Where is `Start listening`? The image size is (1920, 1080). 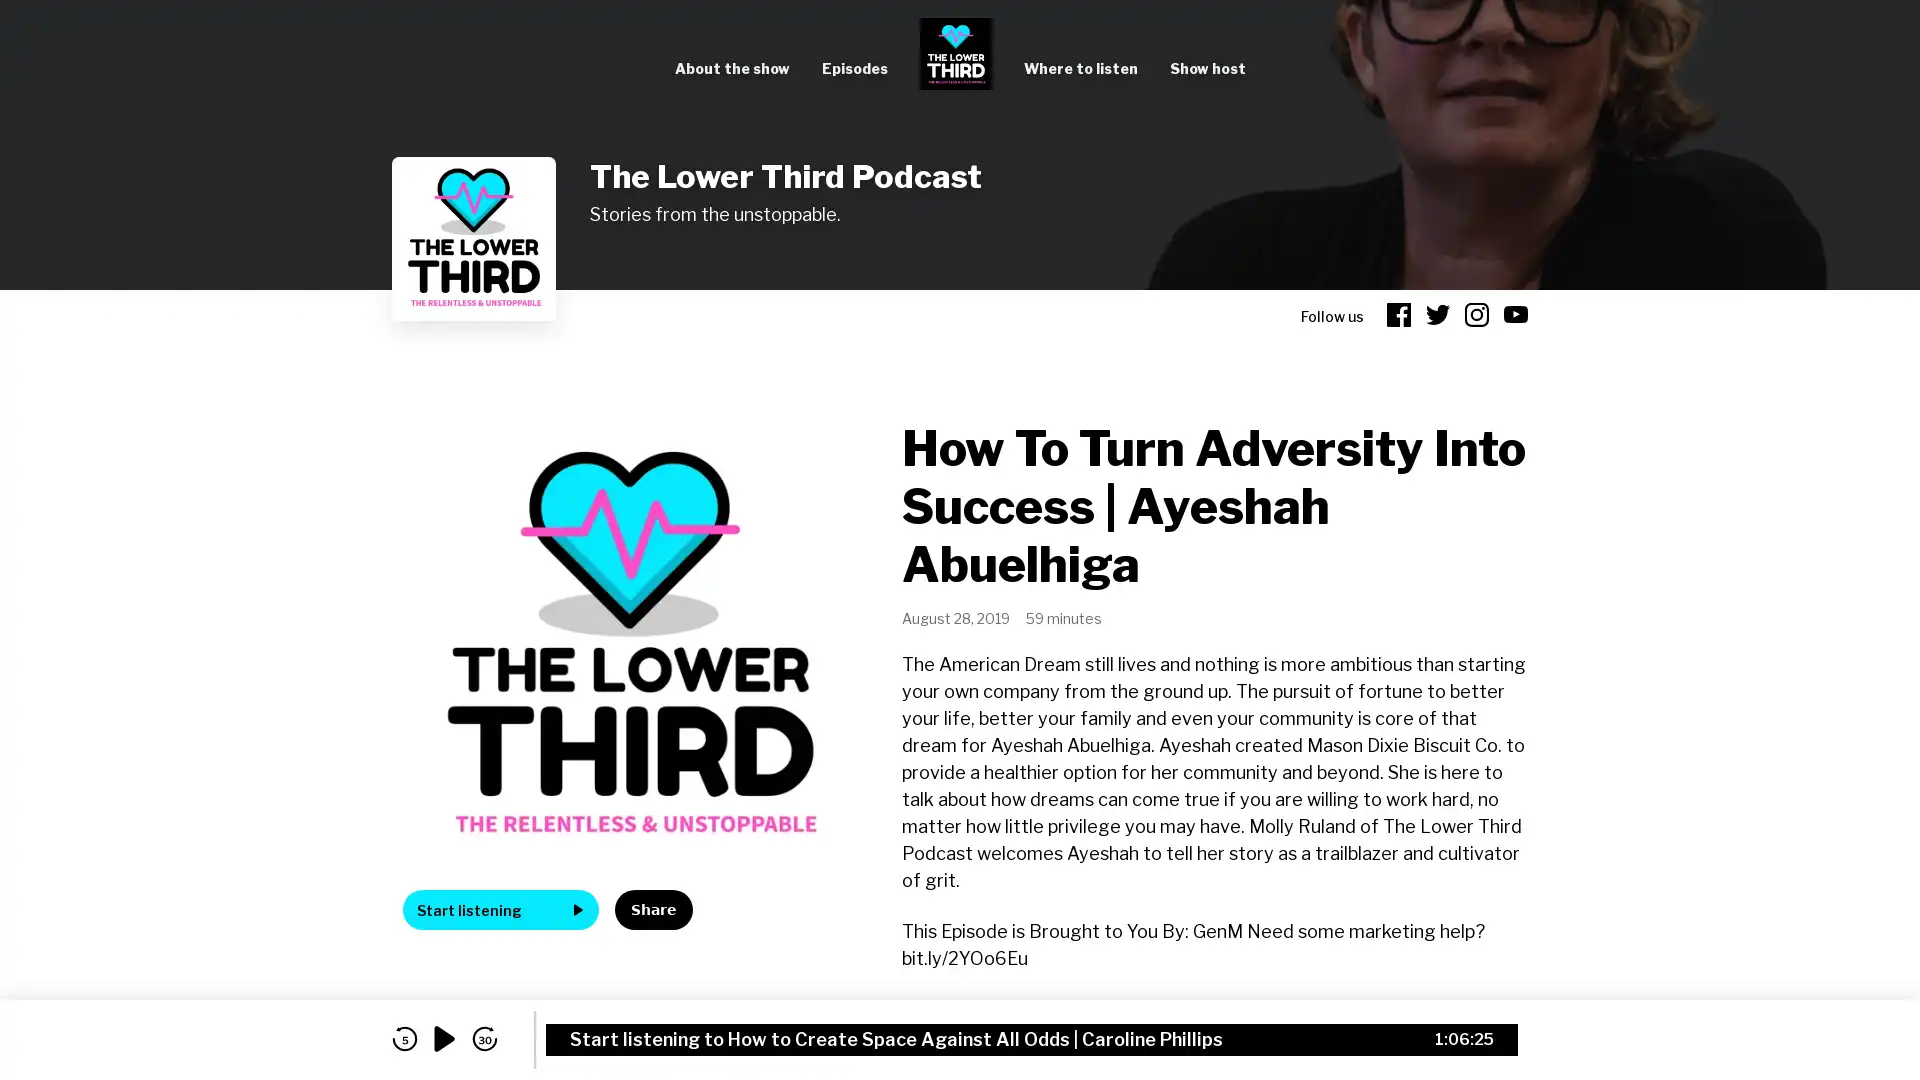
Start listening is located at coordinates (500, 910).